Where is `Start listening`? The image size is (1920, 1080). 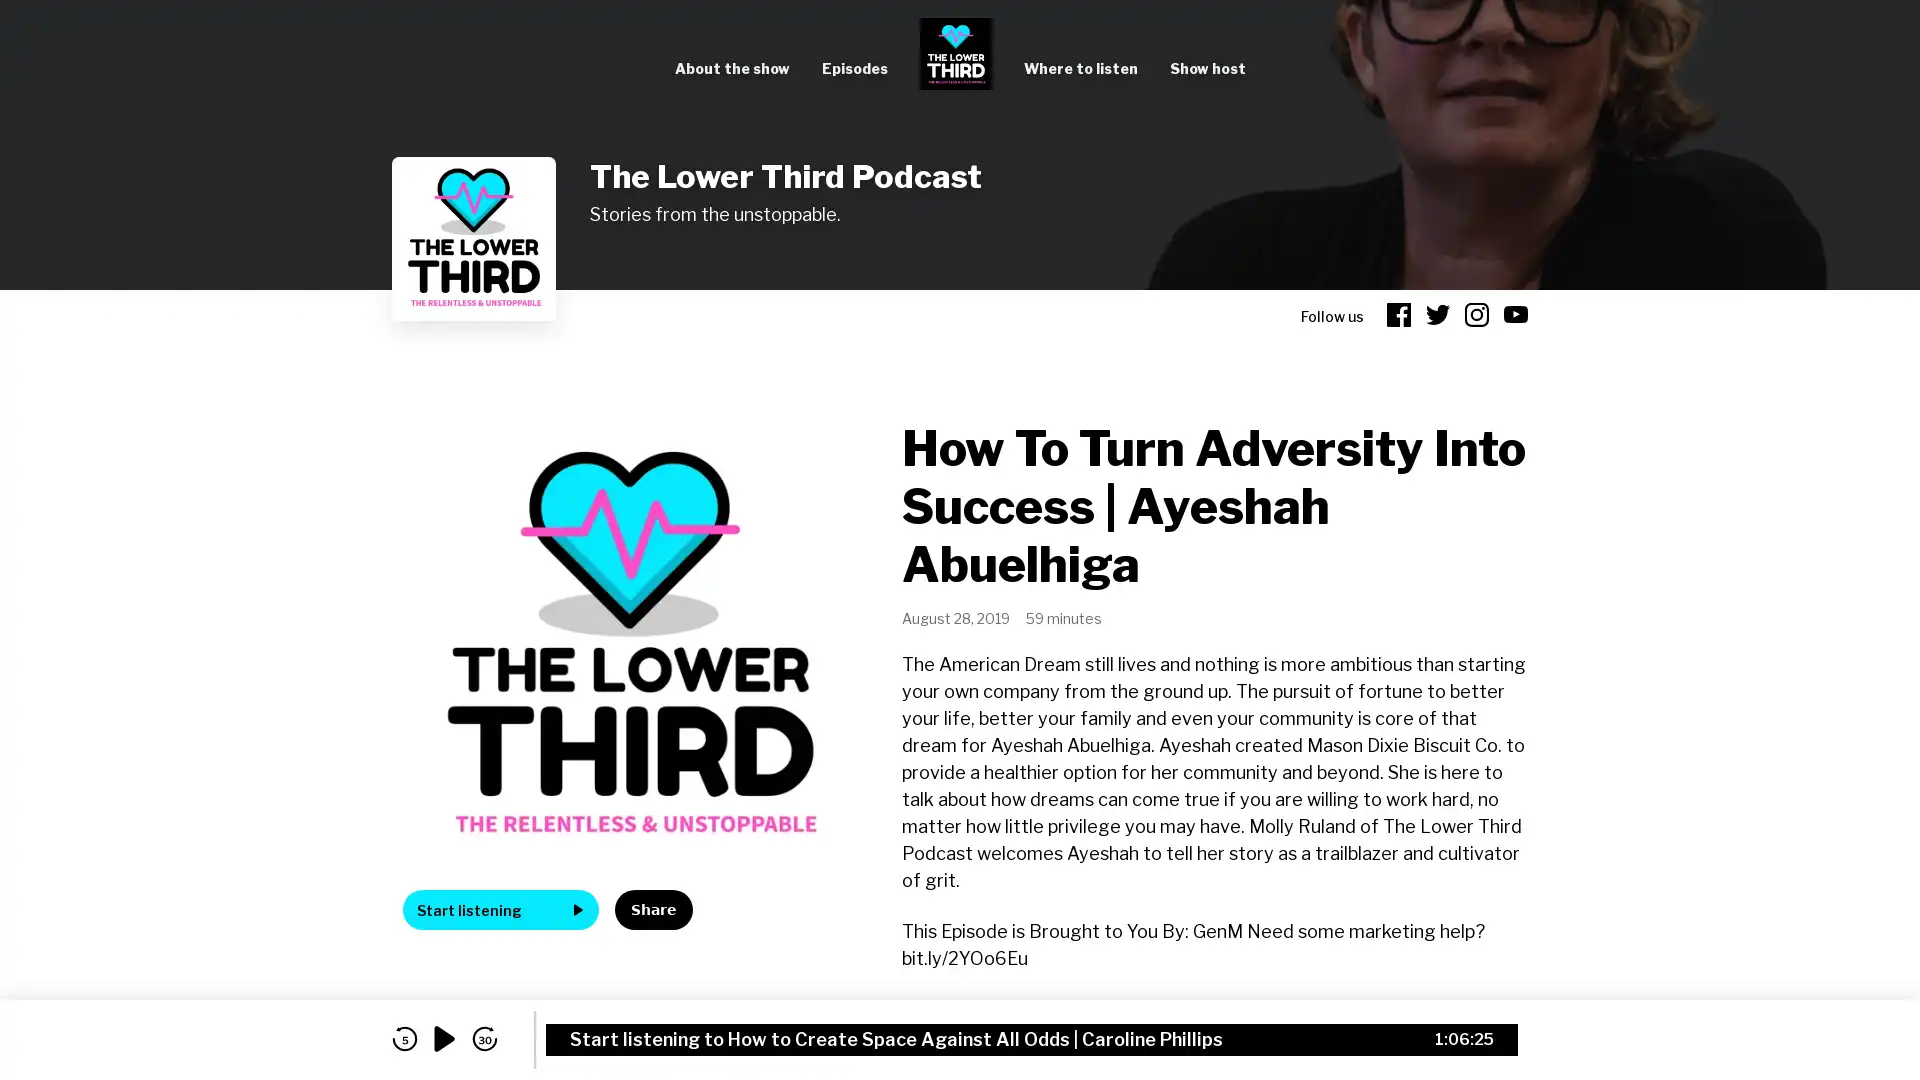
Start listening is located at coordinates (500, 910).